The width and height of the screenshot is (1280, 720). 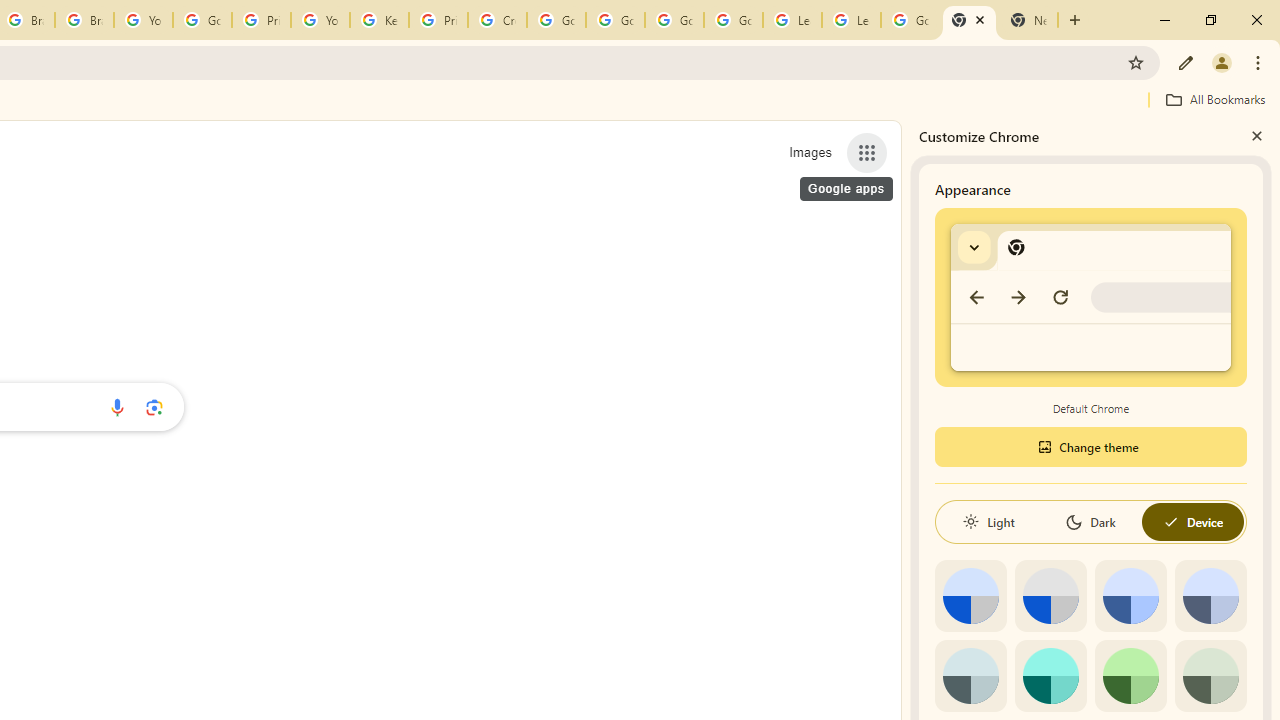 I want to click on 'Green', so click(x=1130, y=675).